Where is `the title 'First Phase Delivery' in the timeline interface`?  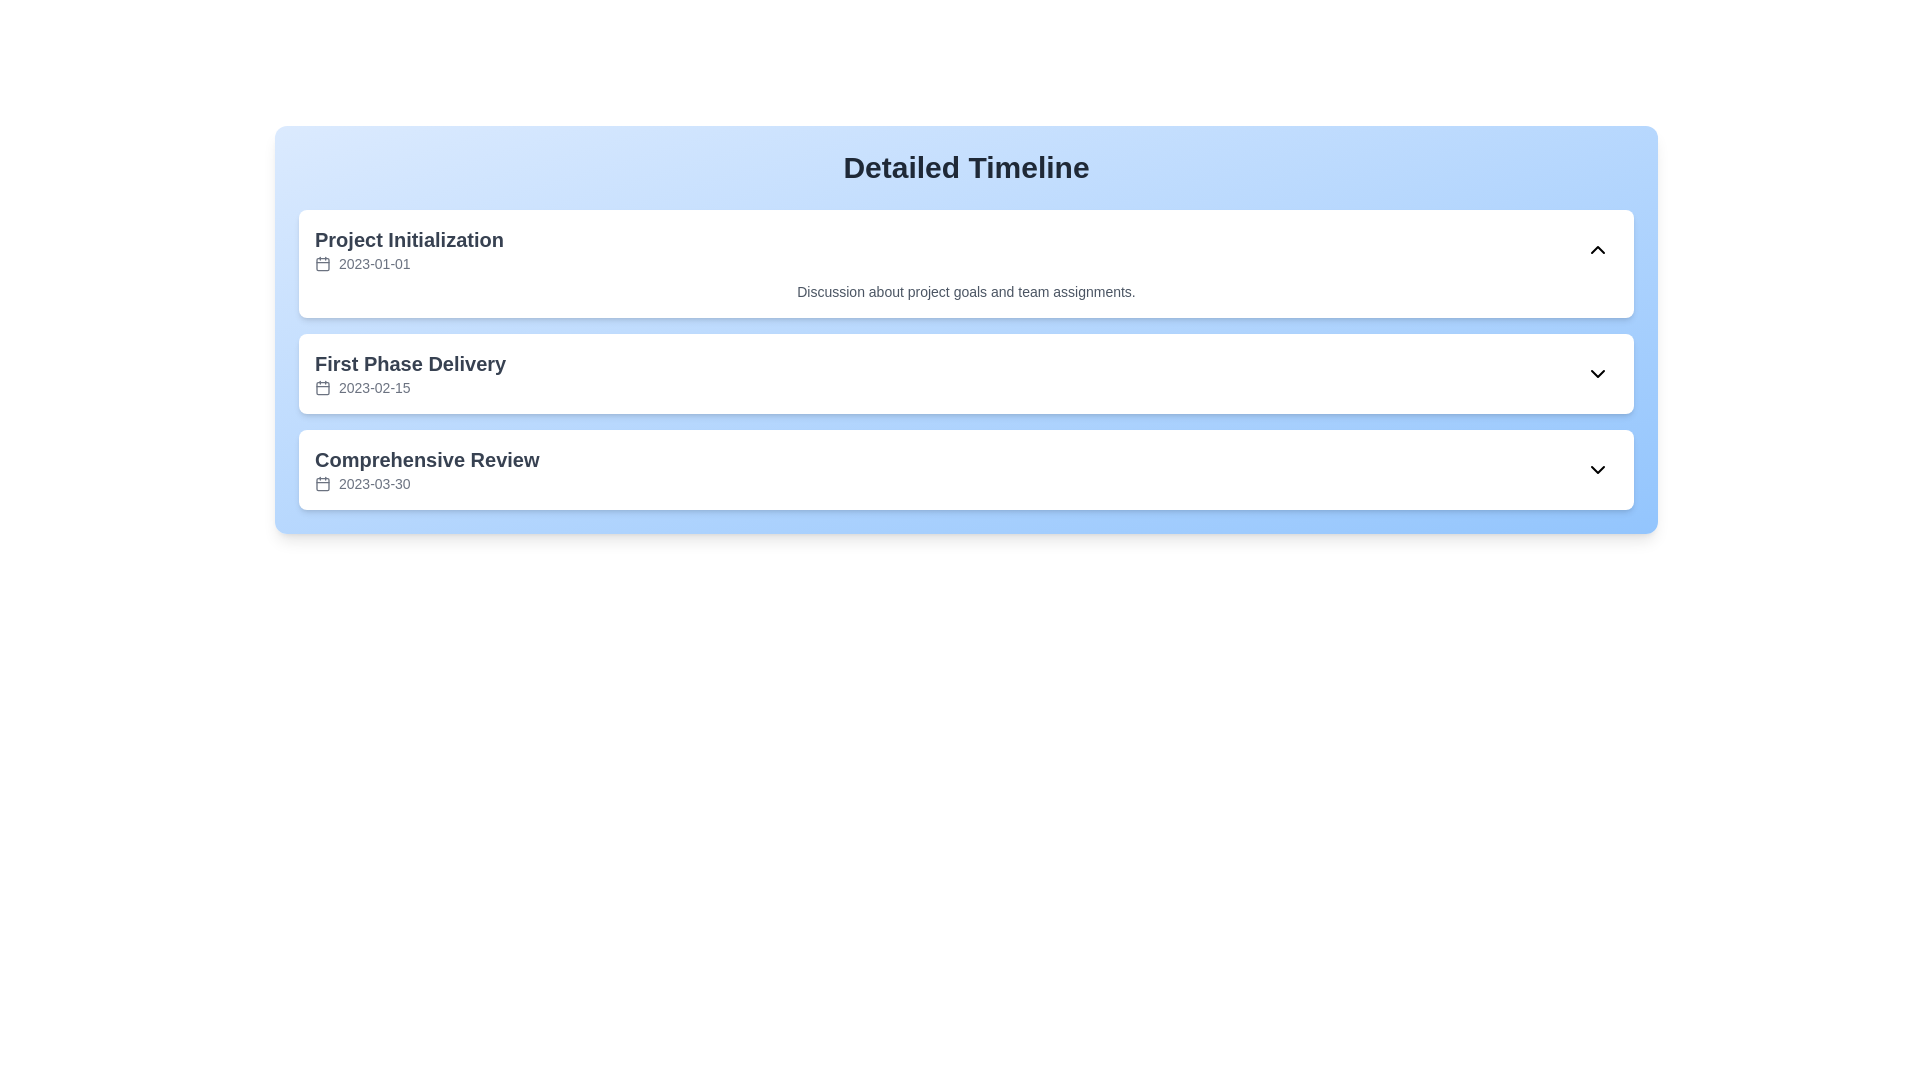
the title 'First Phase Delivery' in the timeline interface is located at coordinates (409, 374).